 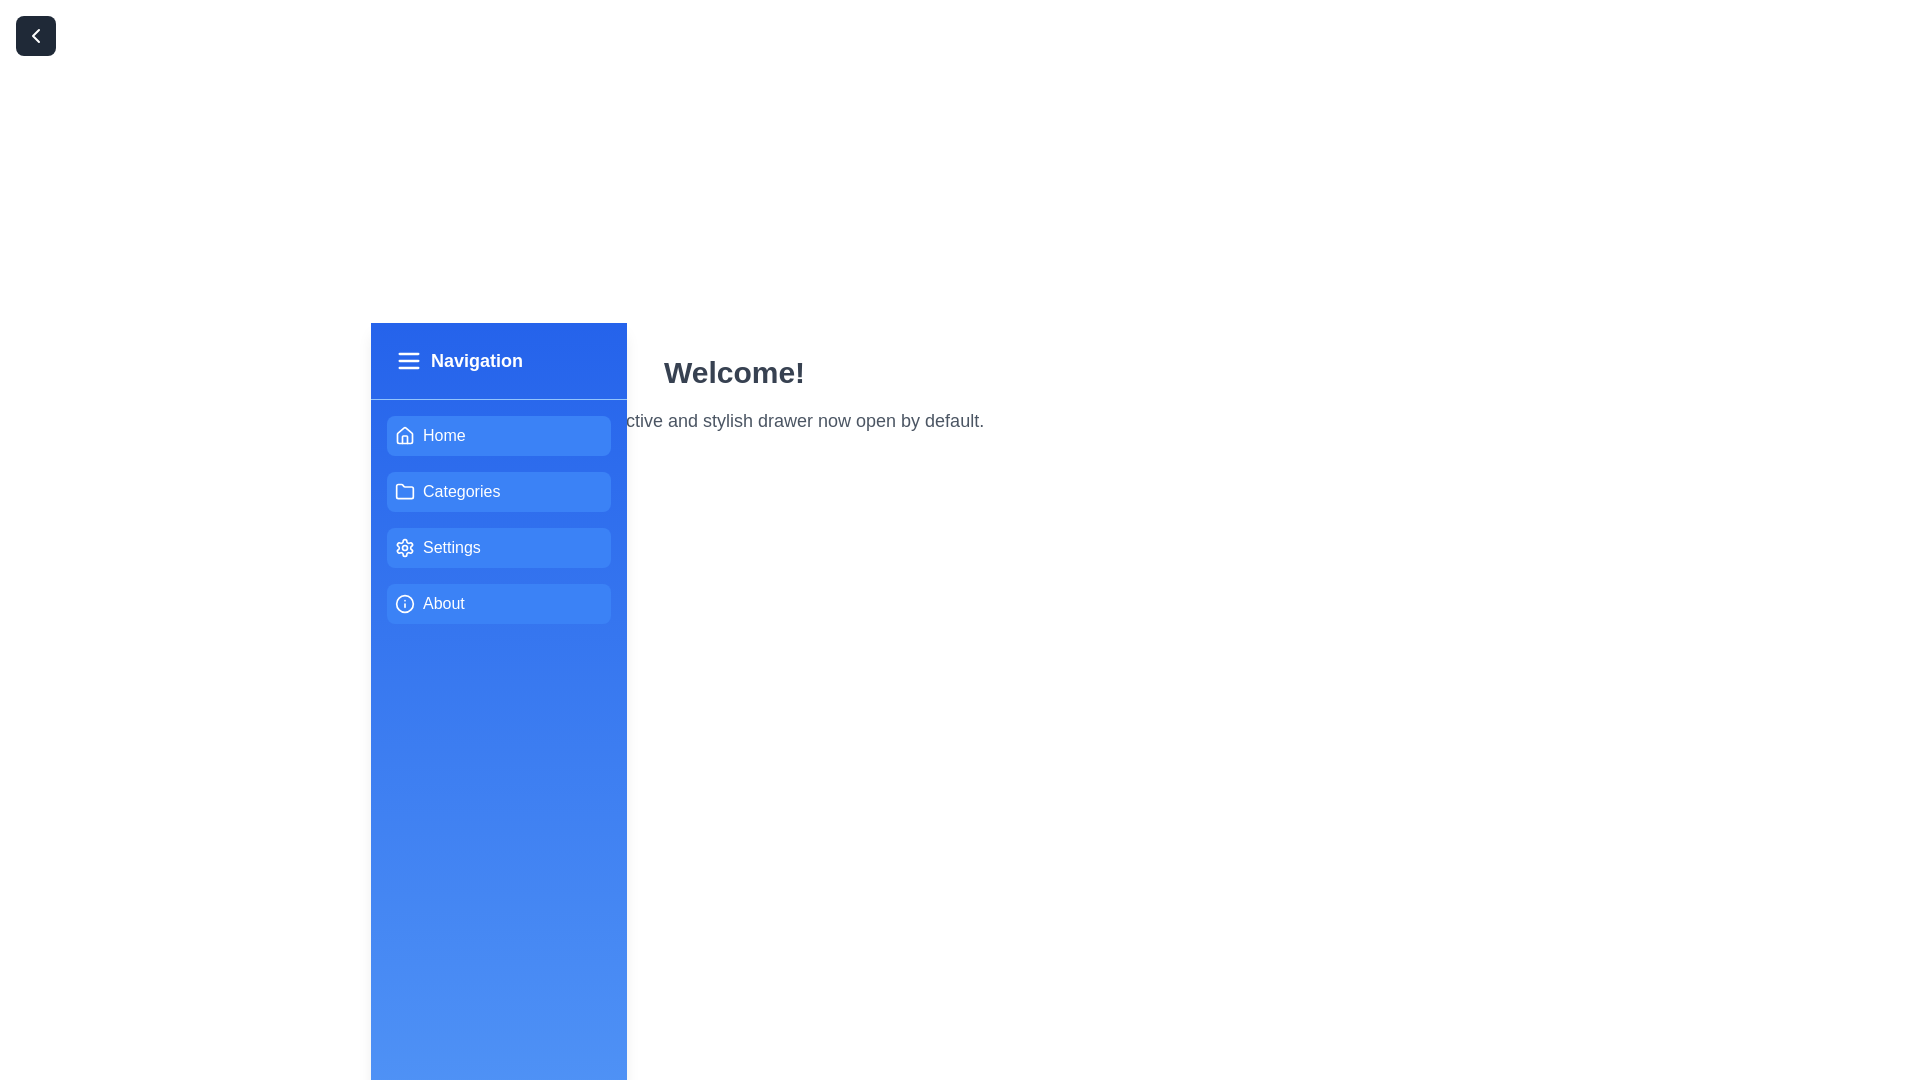 What do you see at coordinates (403, 547) in the screenshot?
I see `the 'Settings' icon located in the navigation menu, which visually represents the 'Settings' option and is positioned to the left of the 'Settings' text` at bounding box center [403, 547].